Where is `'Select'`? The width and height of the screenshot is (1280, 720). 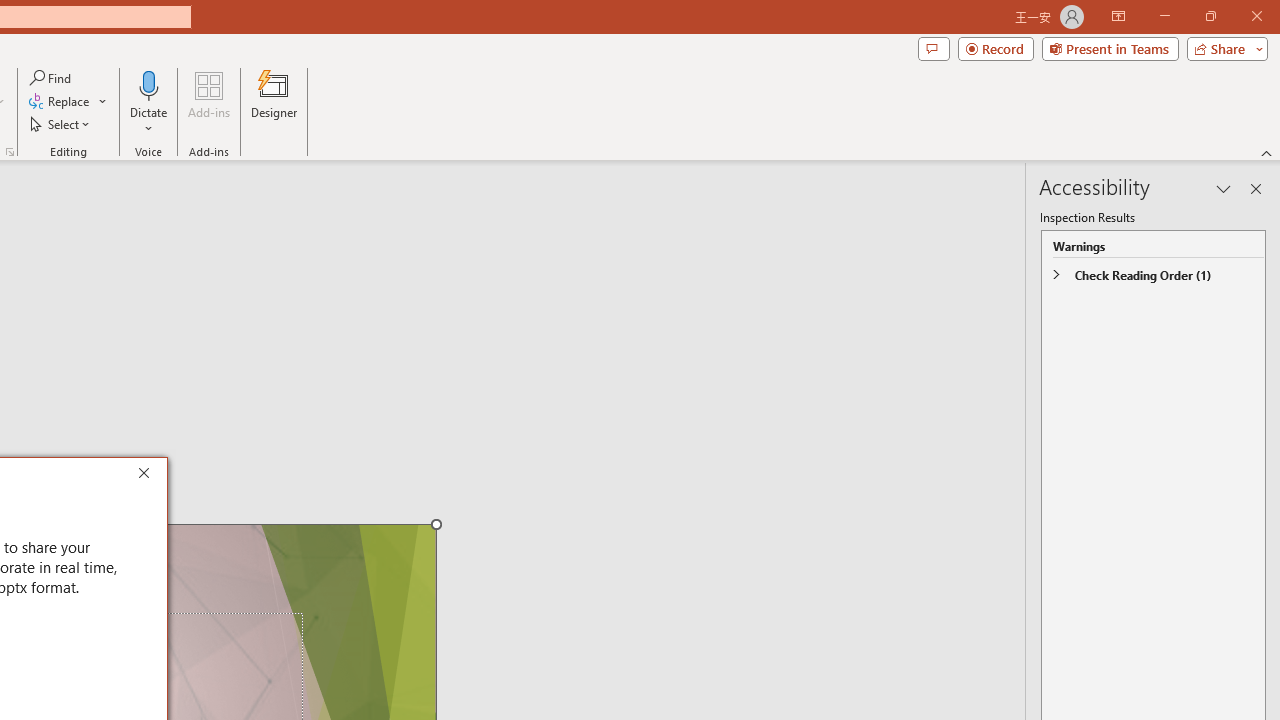
'Select' is located at coordinates (61, 124).